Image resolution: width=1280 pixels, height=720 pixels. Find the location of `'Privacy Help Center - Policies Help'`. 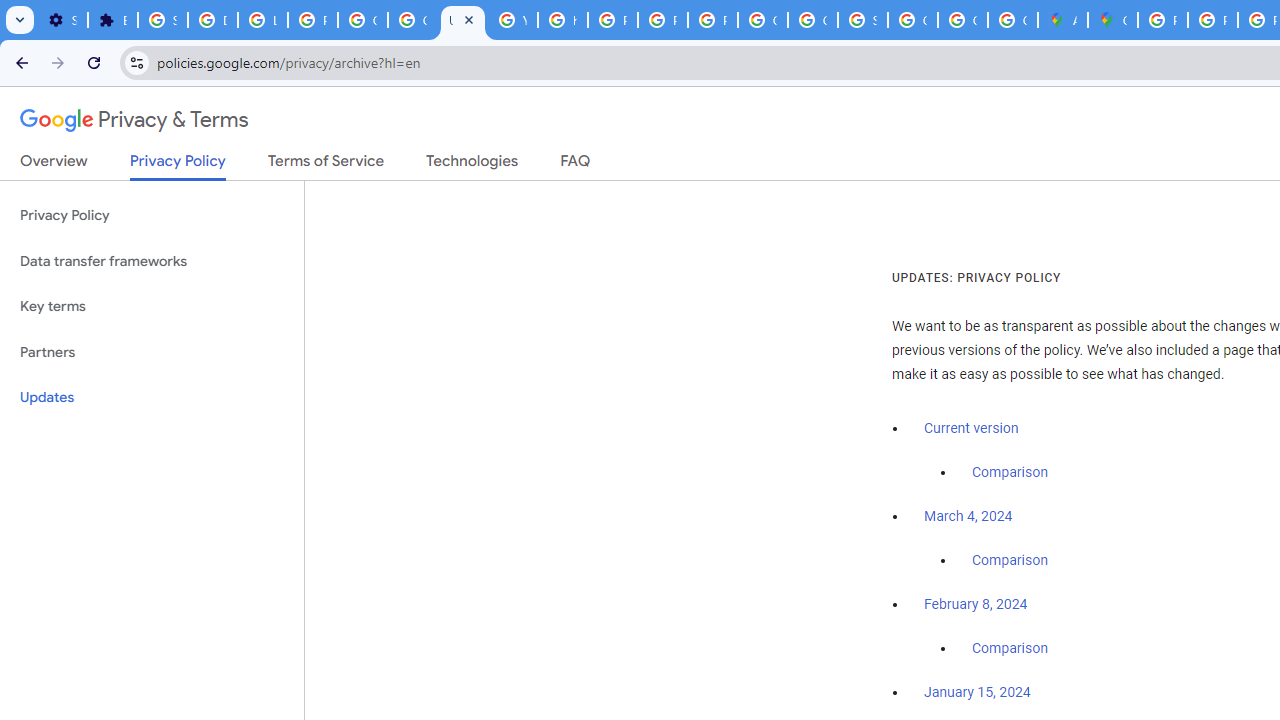

'Privacy Help Center - Policies Help' is located at coordinates (1211, 20).